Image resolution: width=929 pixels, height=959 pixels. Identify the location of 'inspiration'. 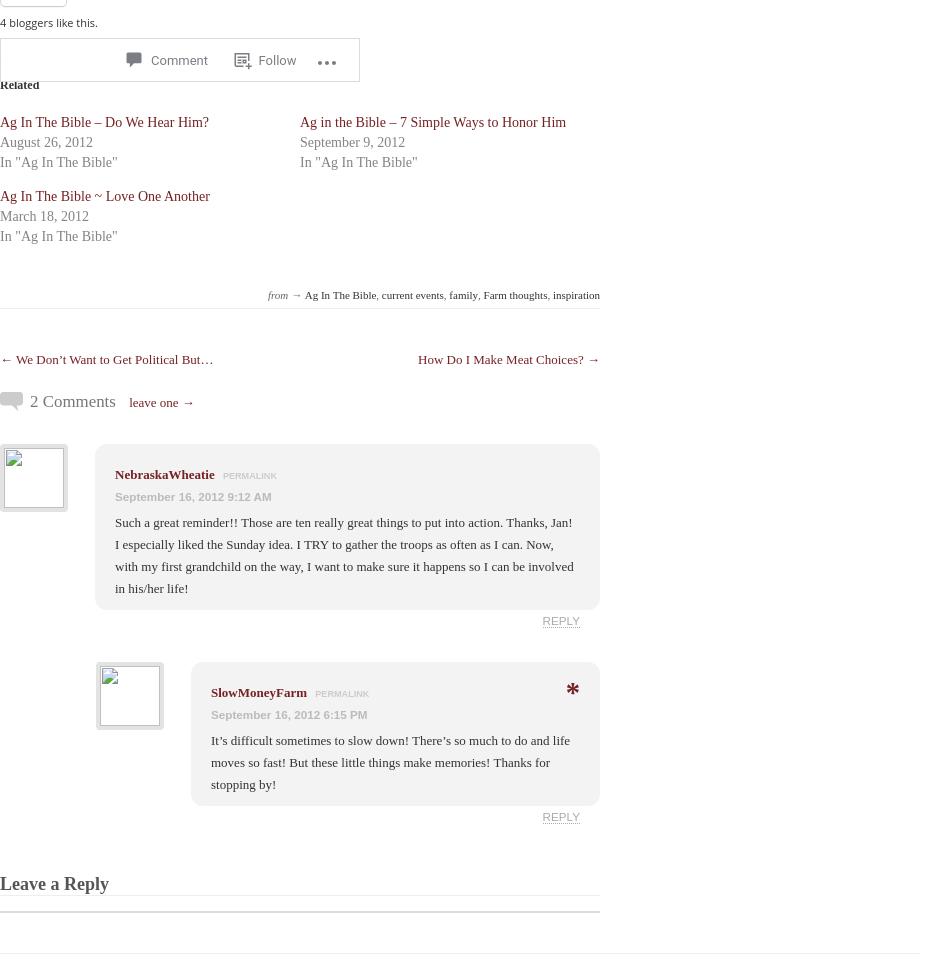
(574, 293).